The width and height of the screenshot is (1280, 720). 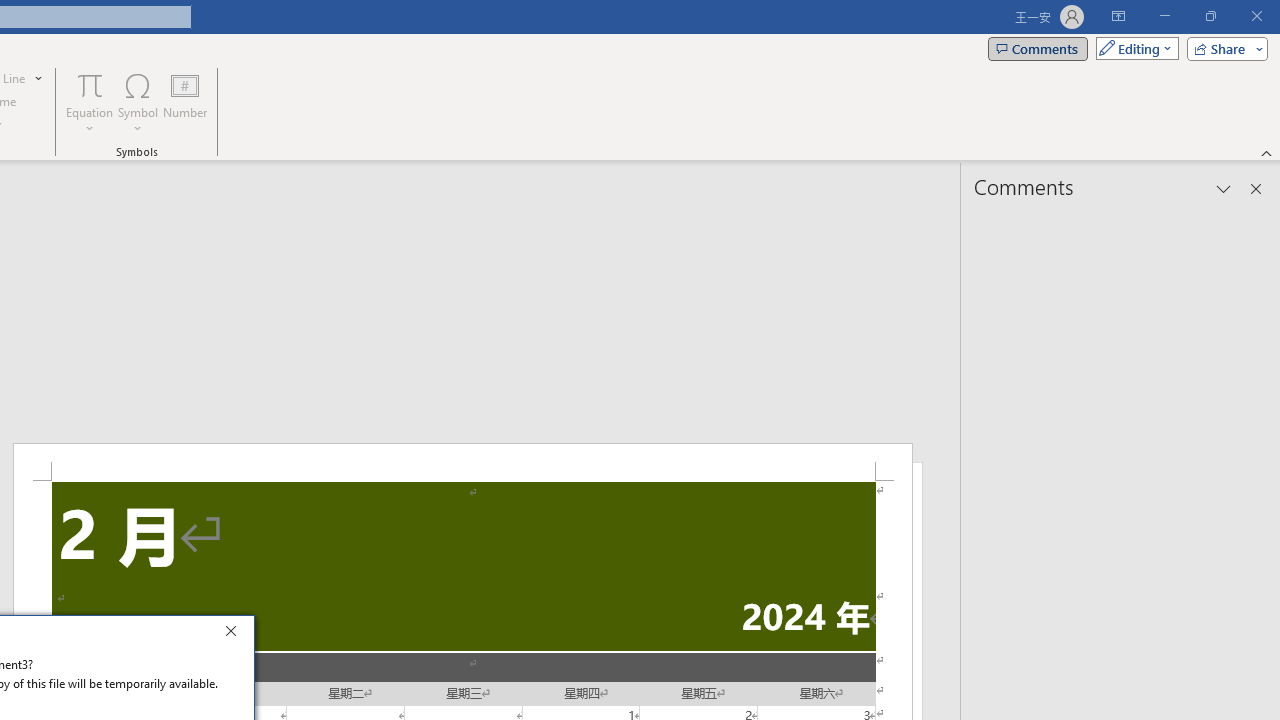 What do you see at coordinates (89, 103) in the screenshot?
I see `'Equation'` at bounding box center [89, 103].